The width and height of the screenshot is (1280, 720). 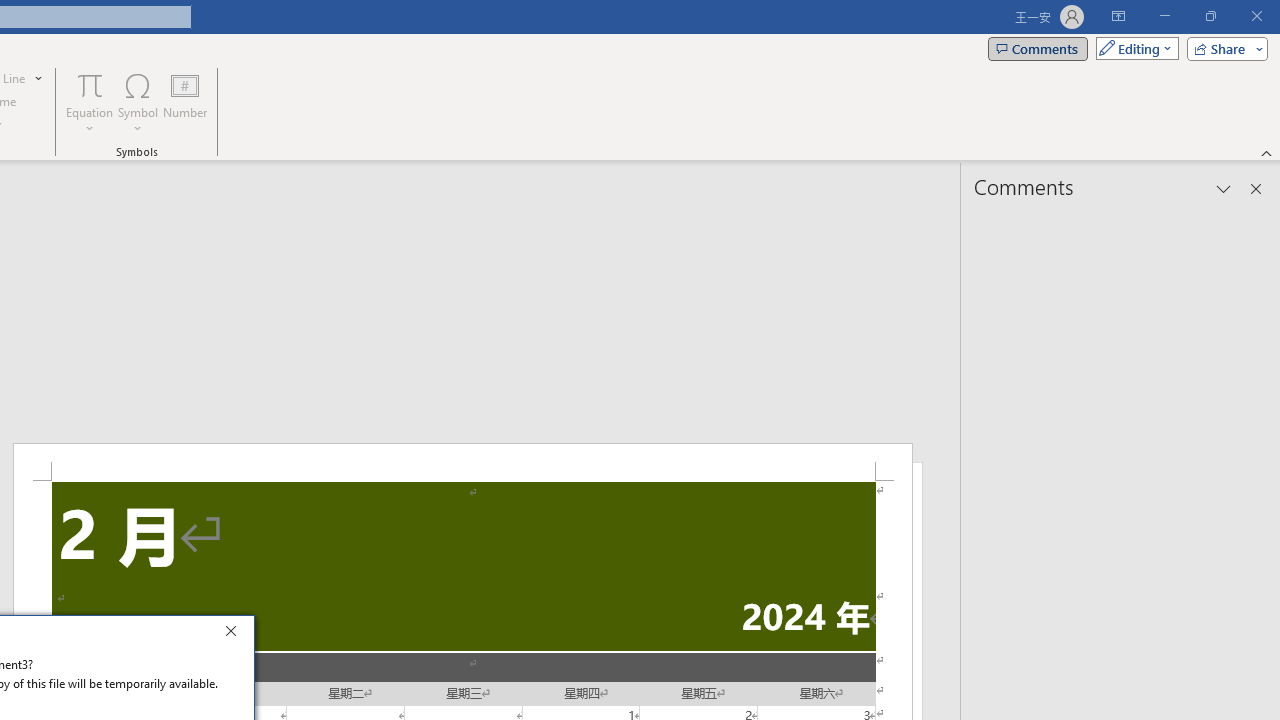 What do you see at coordinates (89, 103) in the screenshot?
I see `'Equation'` at bounding box center [89, 103].